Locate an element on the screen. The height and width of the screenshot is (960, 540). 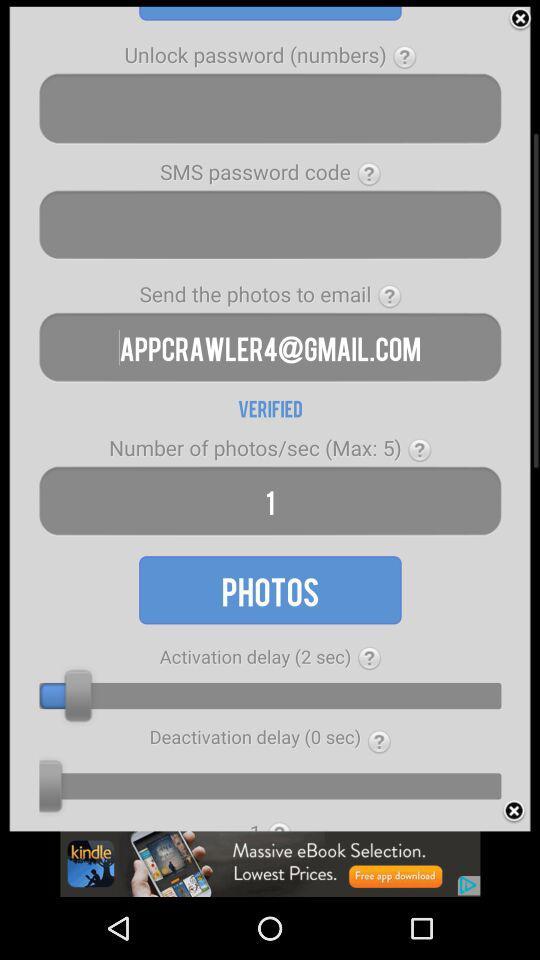
button 1 is located at coordinates (270, 500).